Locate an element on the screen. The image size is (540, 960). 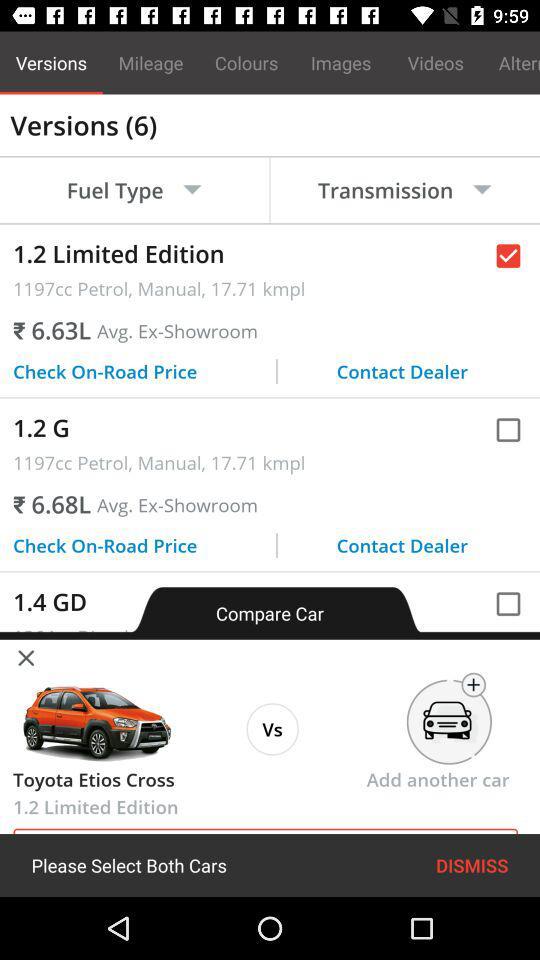
the close icon is located at coordinates (25, 655).